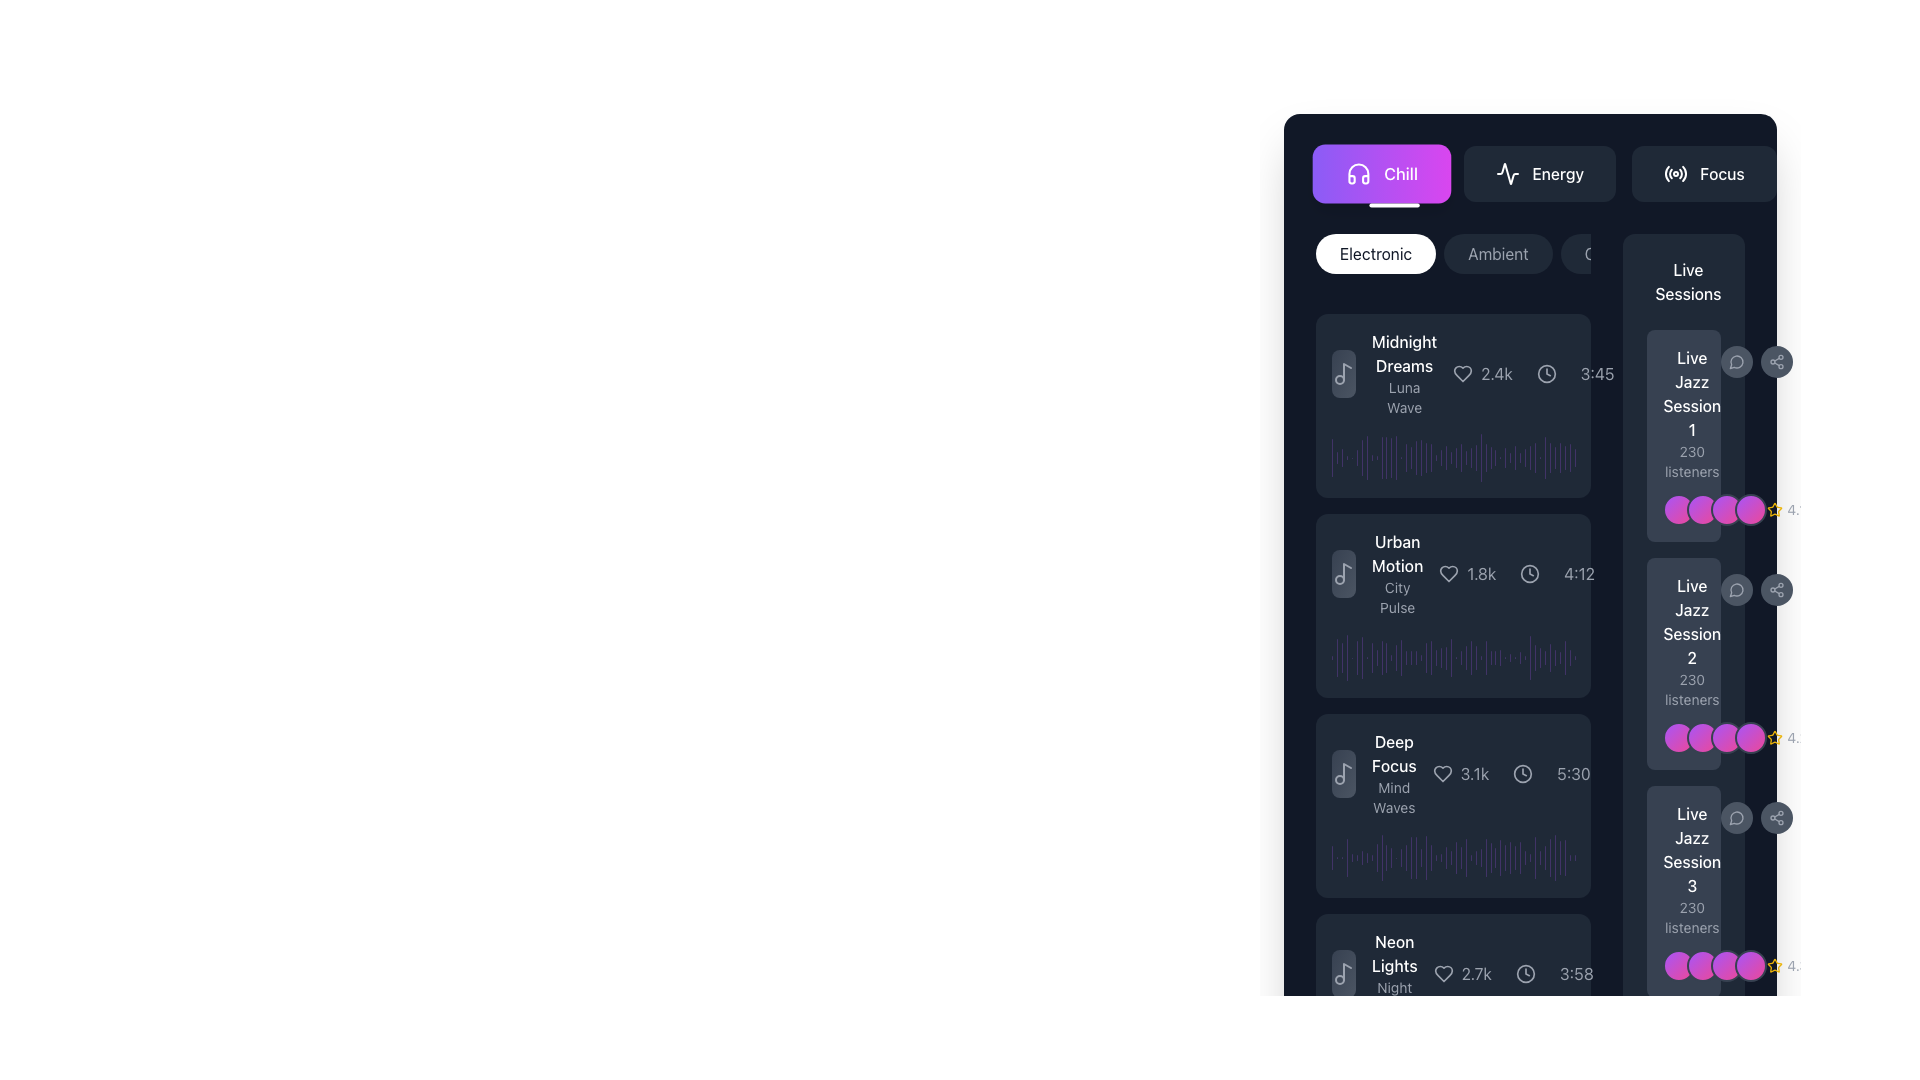  I want to click on the 'Energy' button located in the middle of a navigation bar with buttons 'Chill', 'Energy', and 'Focus', so click(1539, 172).